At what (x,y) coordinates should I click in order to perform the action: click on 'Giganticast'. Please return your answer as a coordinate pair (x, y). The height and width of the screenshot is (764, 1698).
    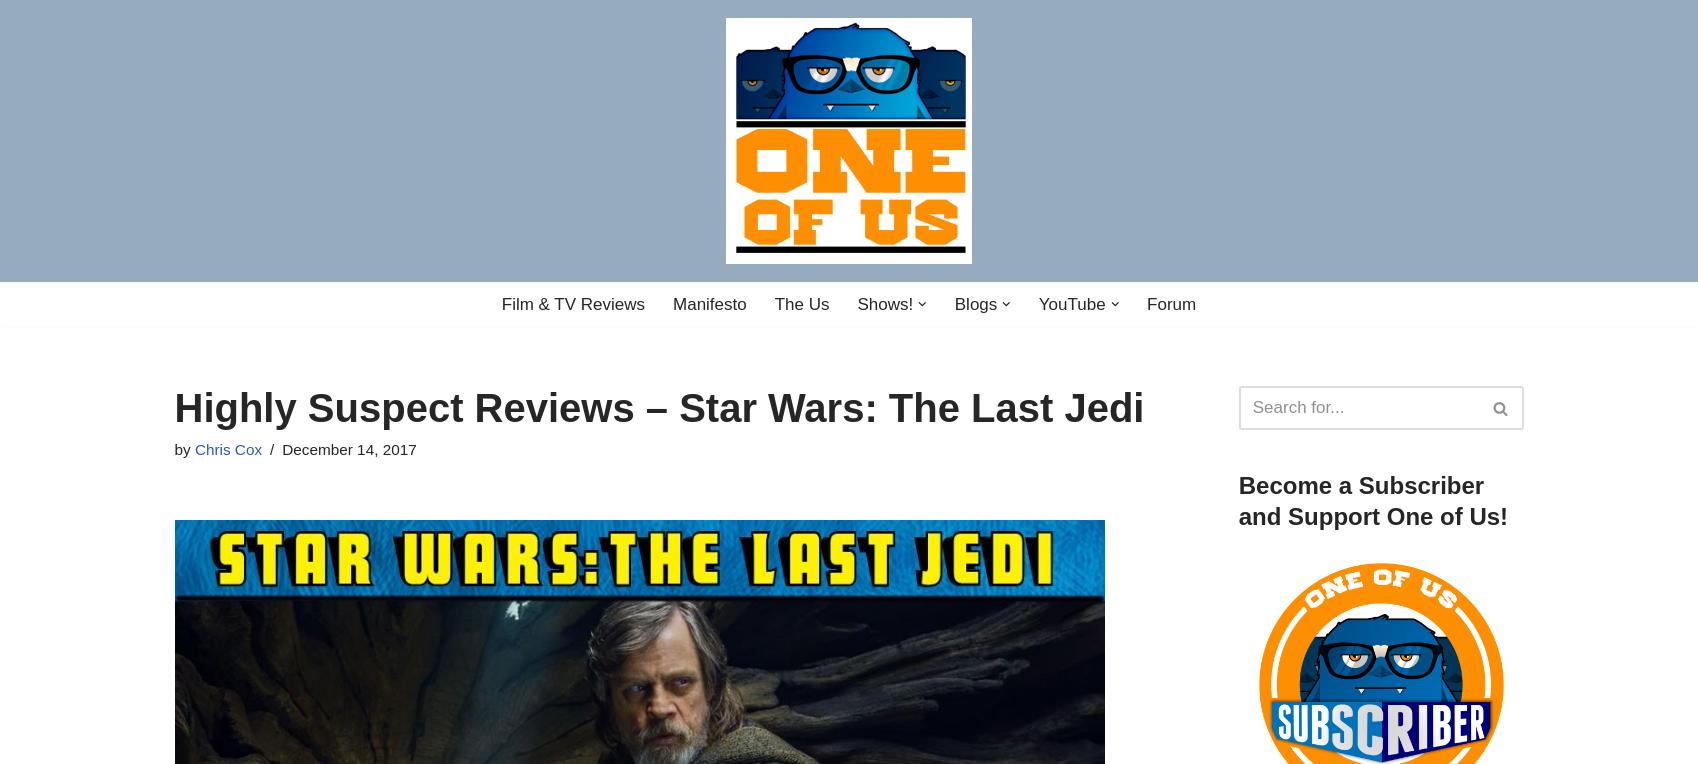
    Looking at the image, I should click on (775, 576).